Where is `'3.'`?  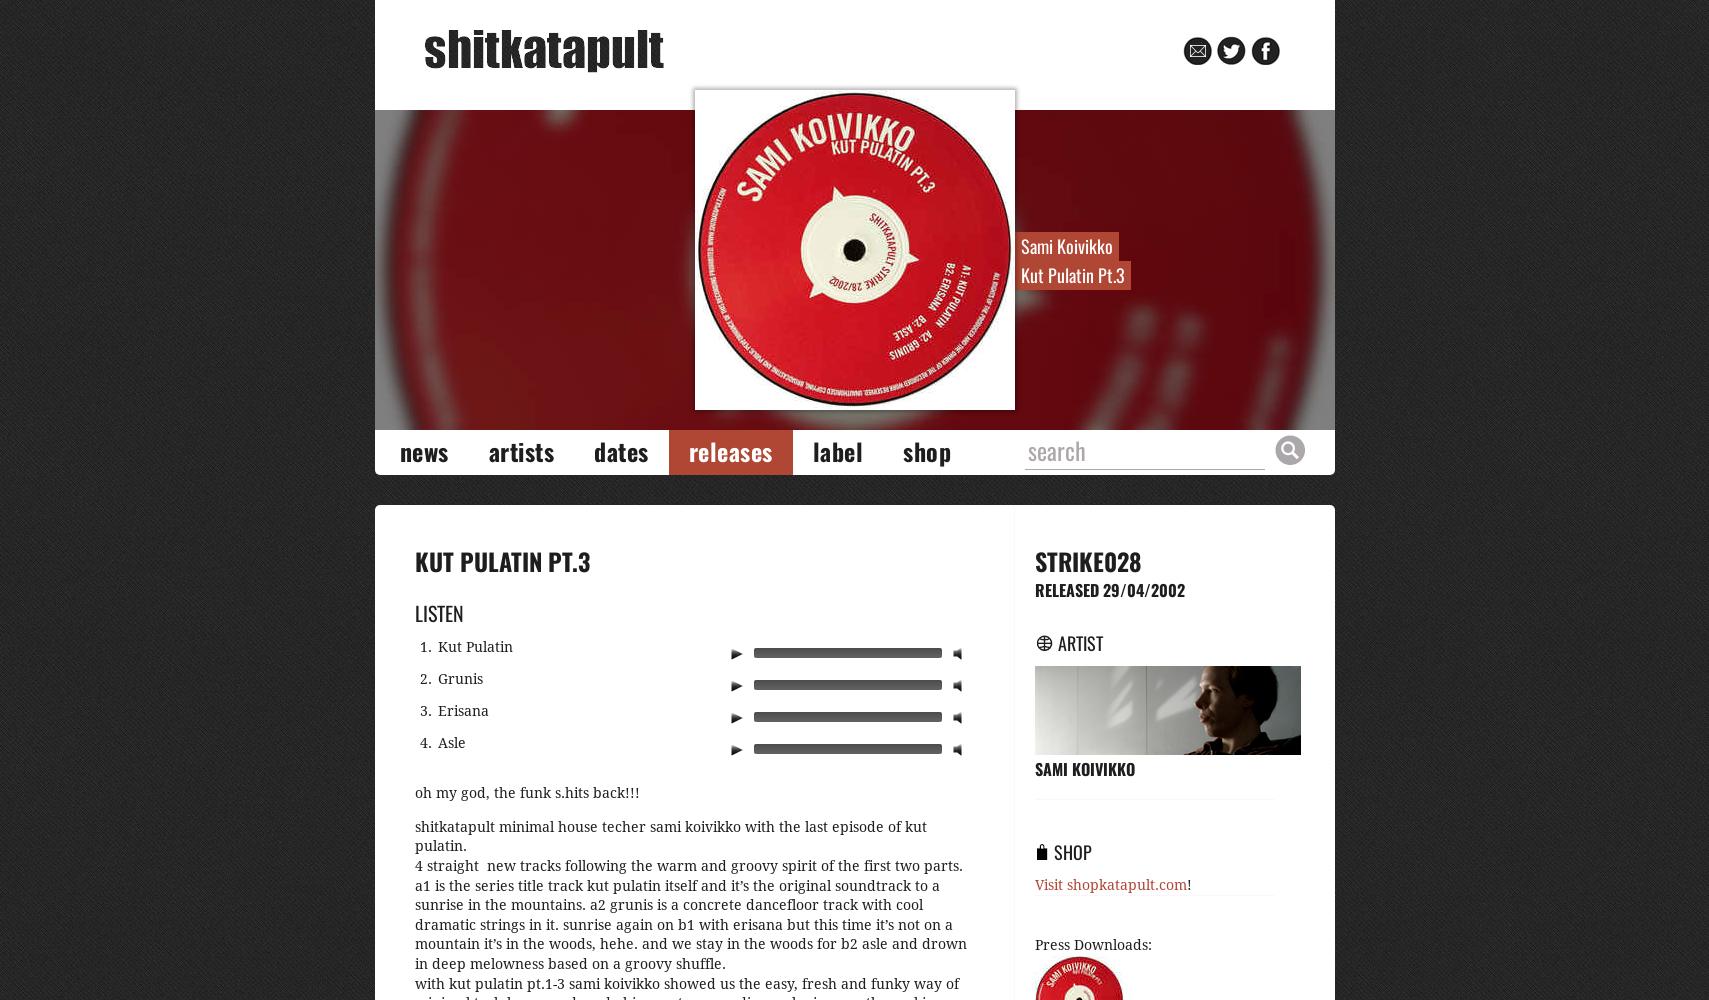 '3.' is located at coordinates (426, 709).